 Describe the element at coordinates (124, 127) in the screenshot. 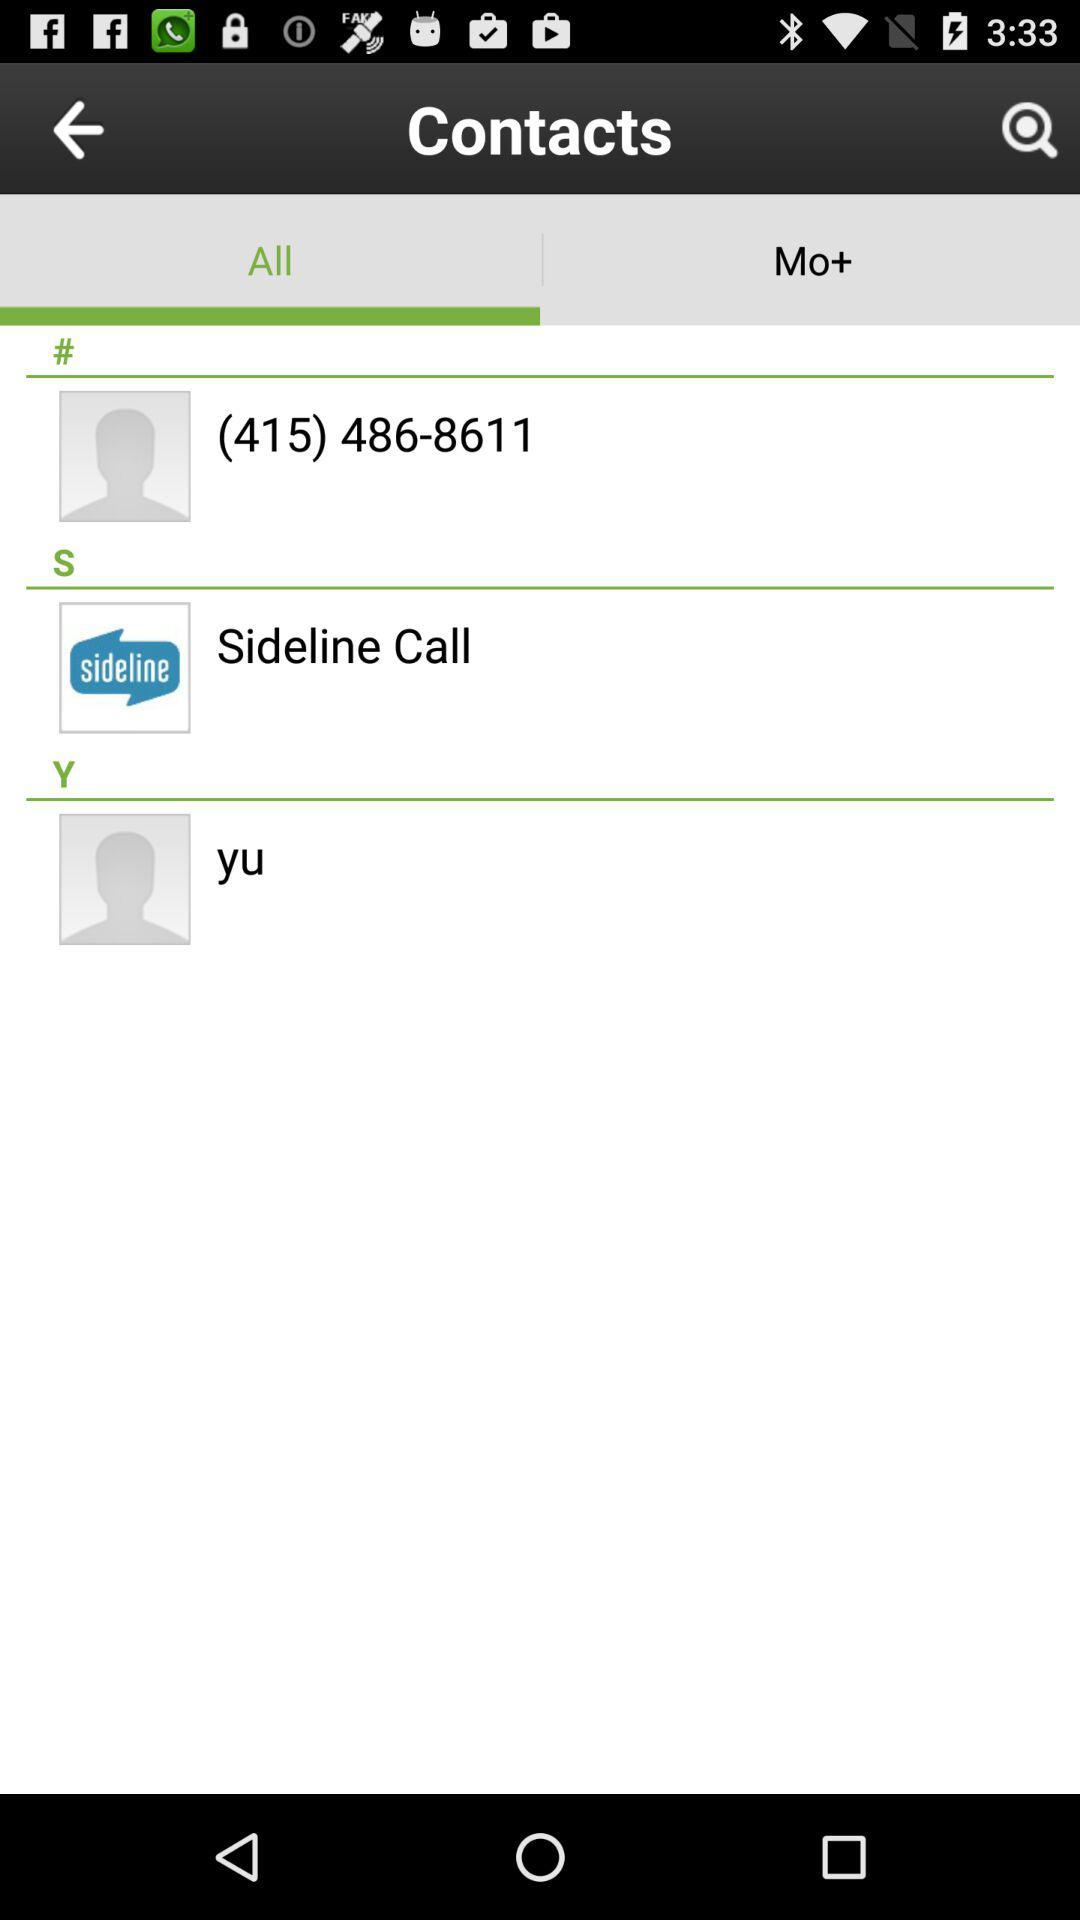

I see `the item next to the contacts app` at that location.